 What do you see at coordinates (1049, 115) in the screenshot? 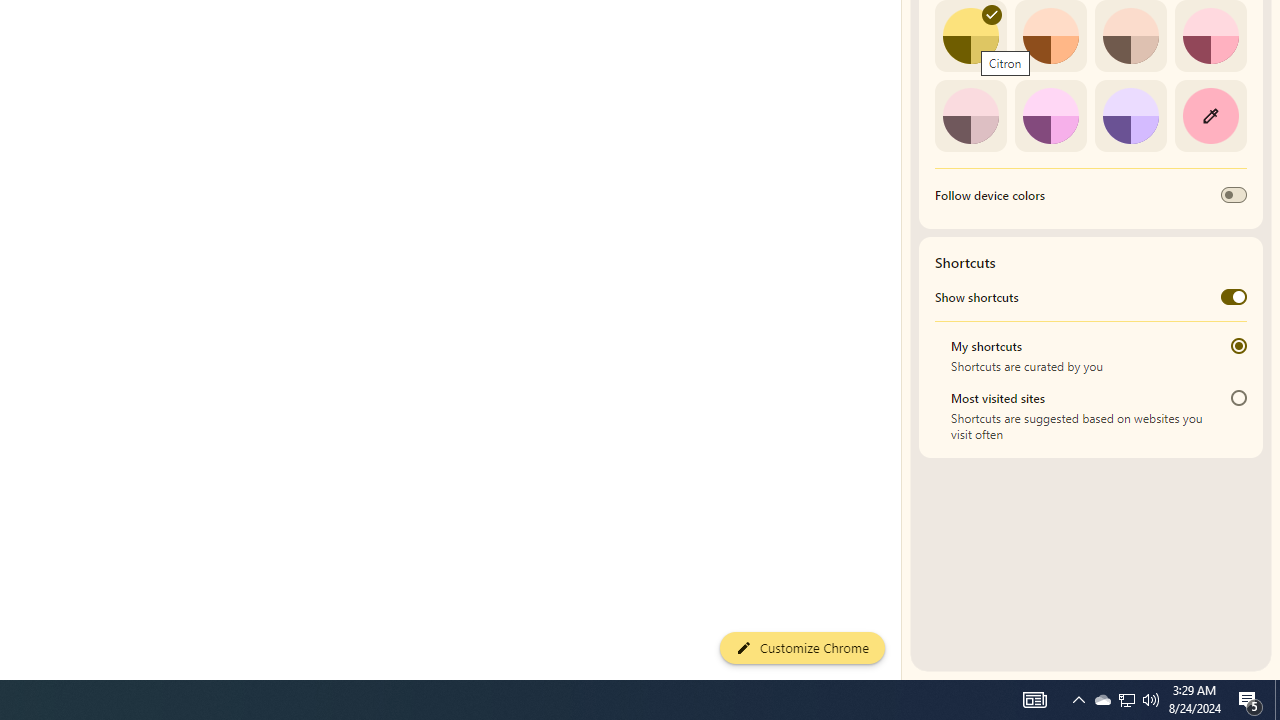
I see `'Fuchsia'` at bounding box center [1049, 115].